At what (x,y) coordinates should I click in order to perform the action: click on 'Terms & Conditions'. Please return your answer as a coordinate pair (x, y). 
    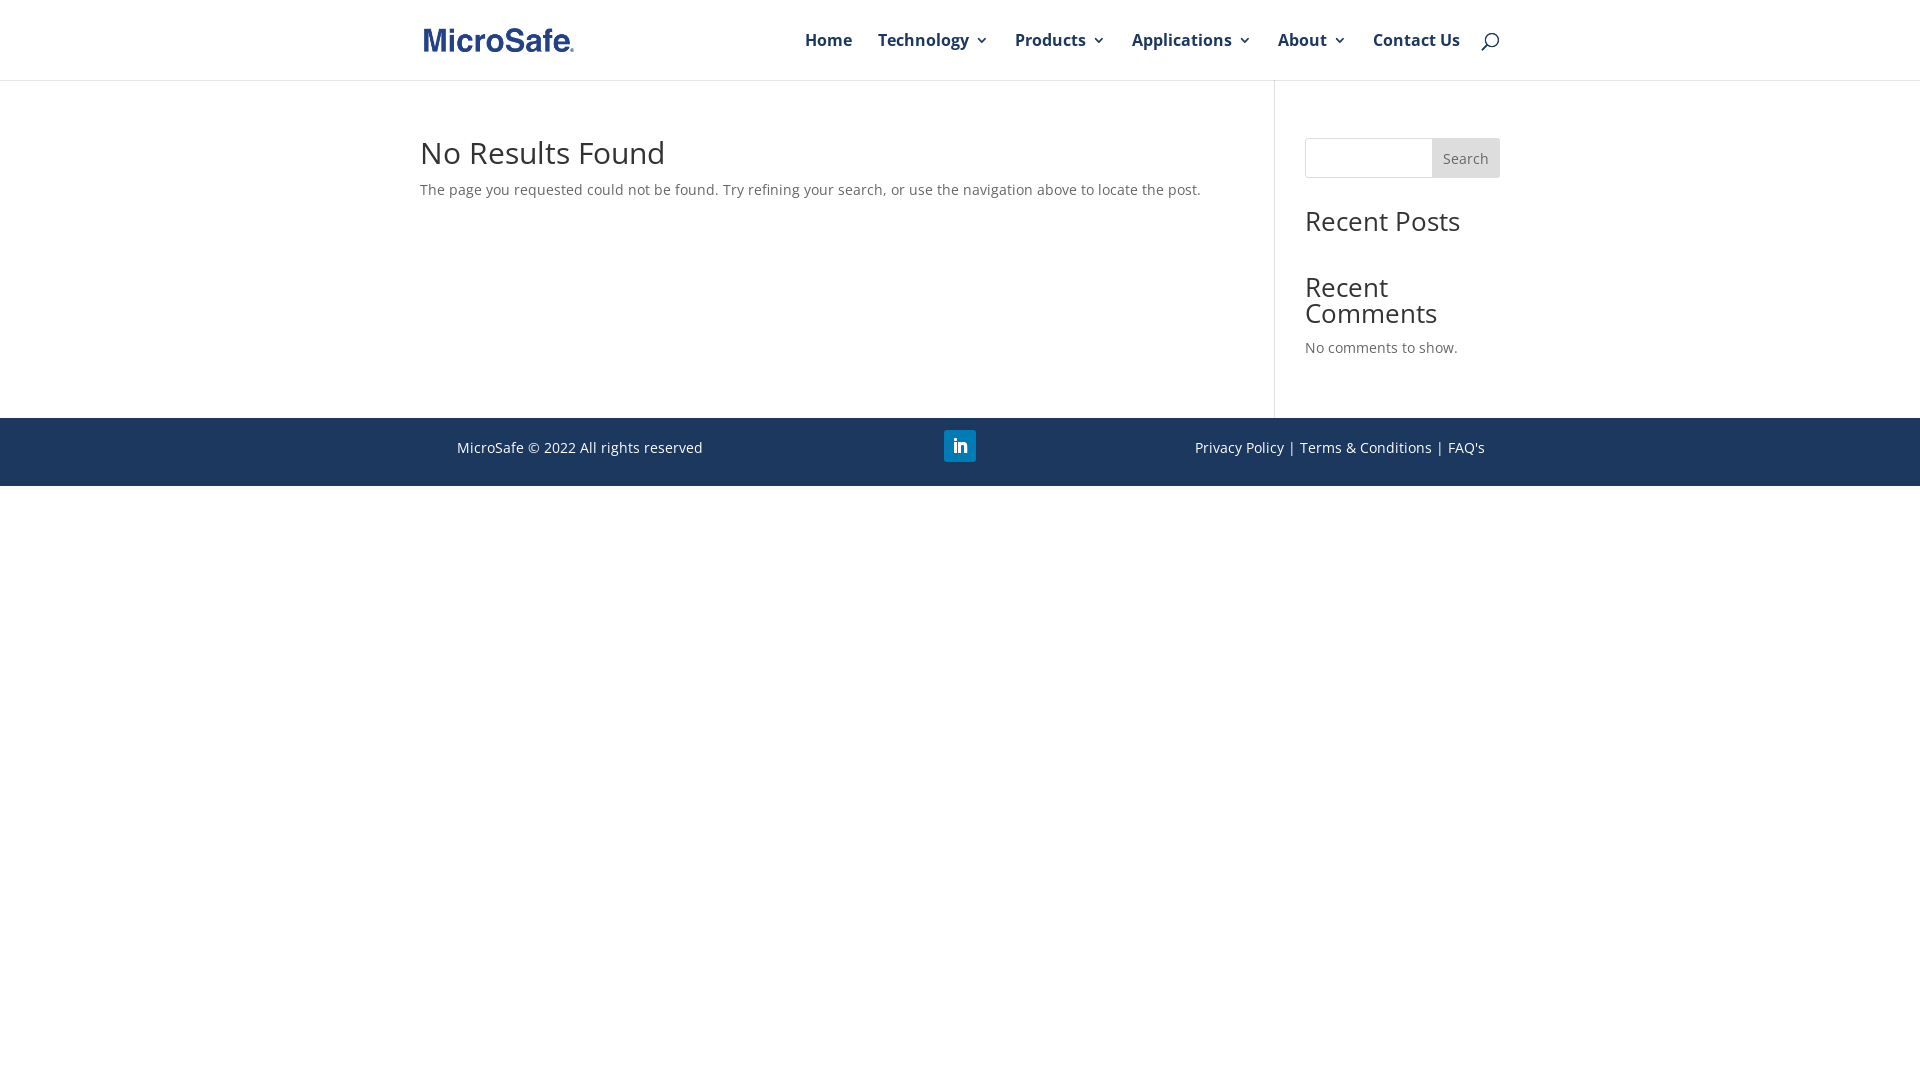
    Looking at the image, I should click on (1365, 446).